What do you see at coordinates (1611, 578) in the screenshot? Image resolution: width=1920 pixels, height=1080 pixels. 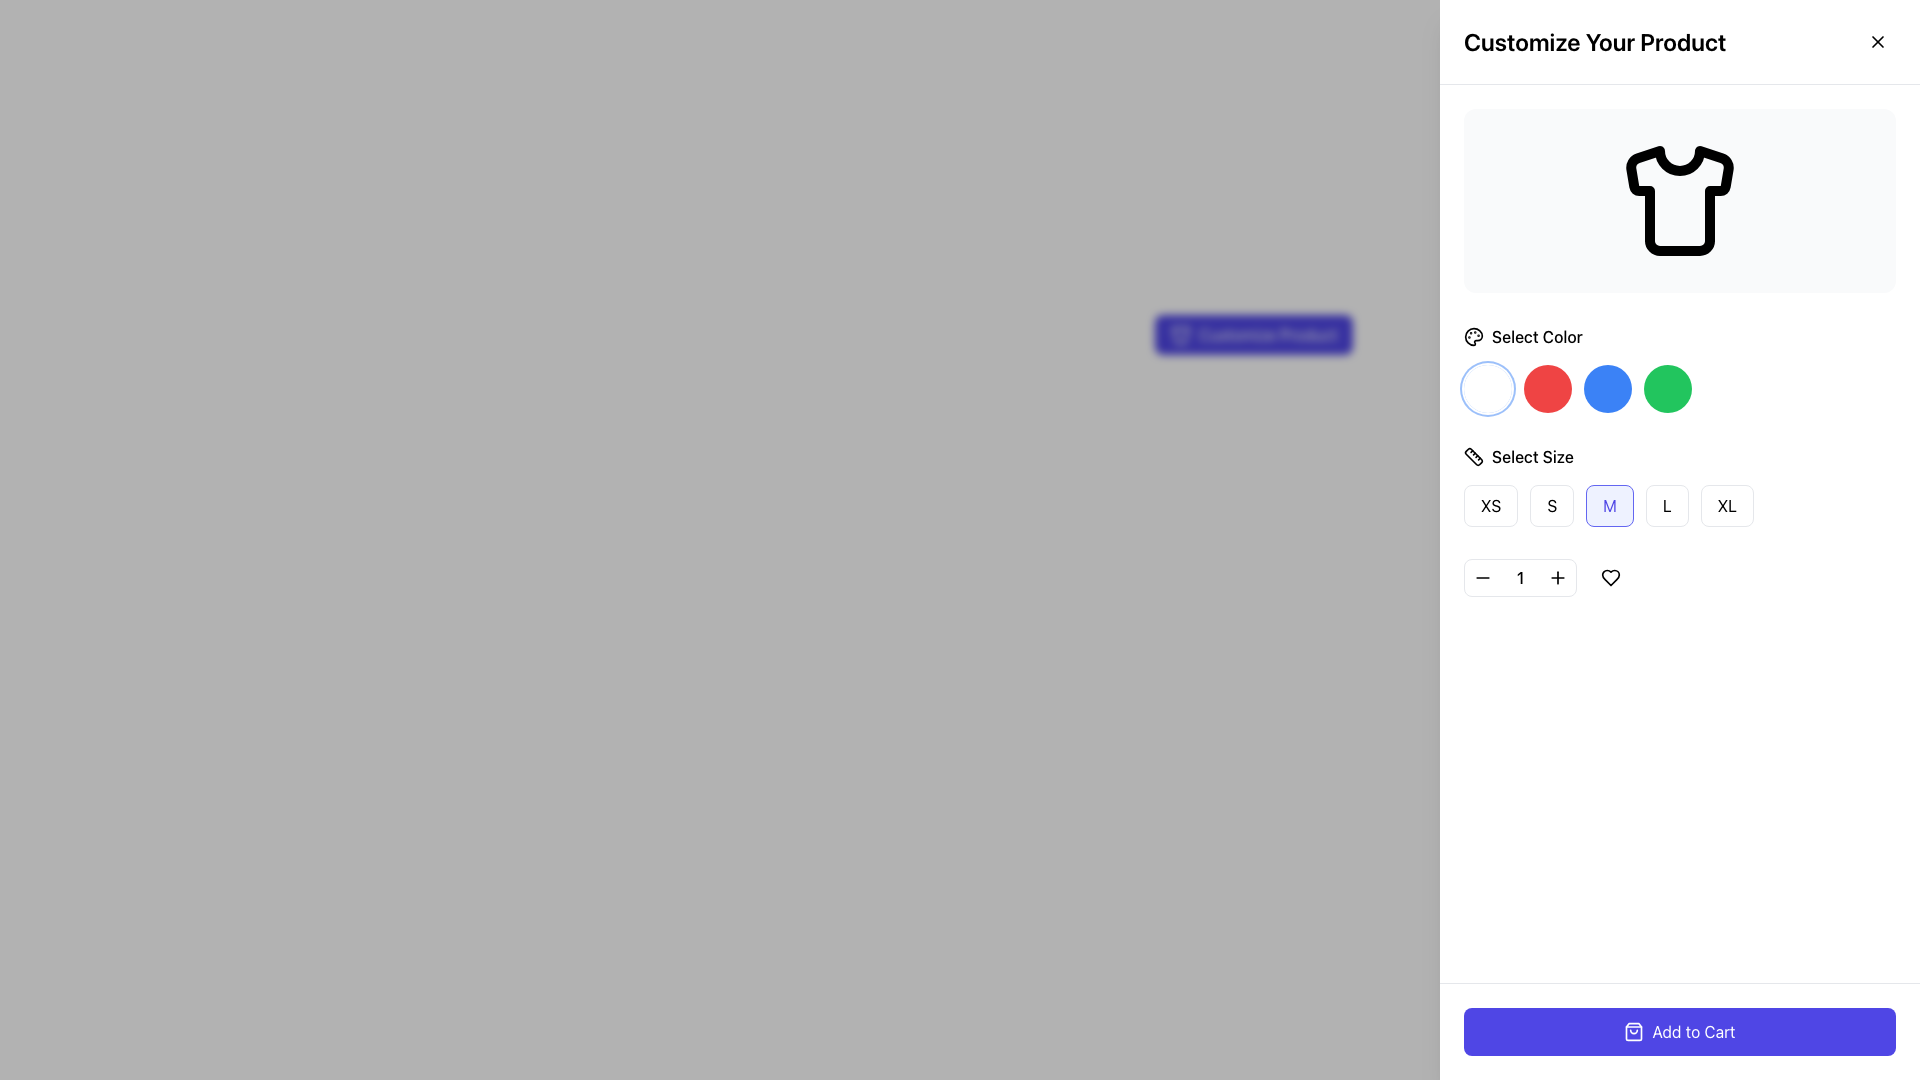 I see `the heart icon` at bounding box center [1611, 578].